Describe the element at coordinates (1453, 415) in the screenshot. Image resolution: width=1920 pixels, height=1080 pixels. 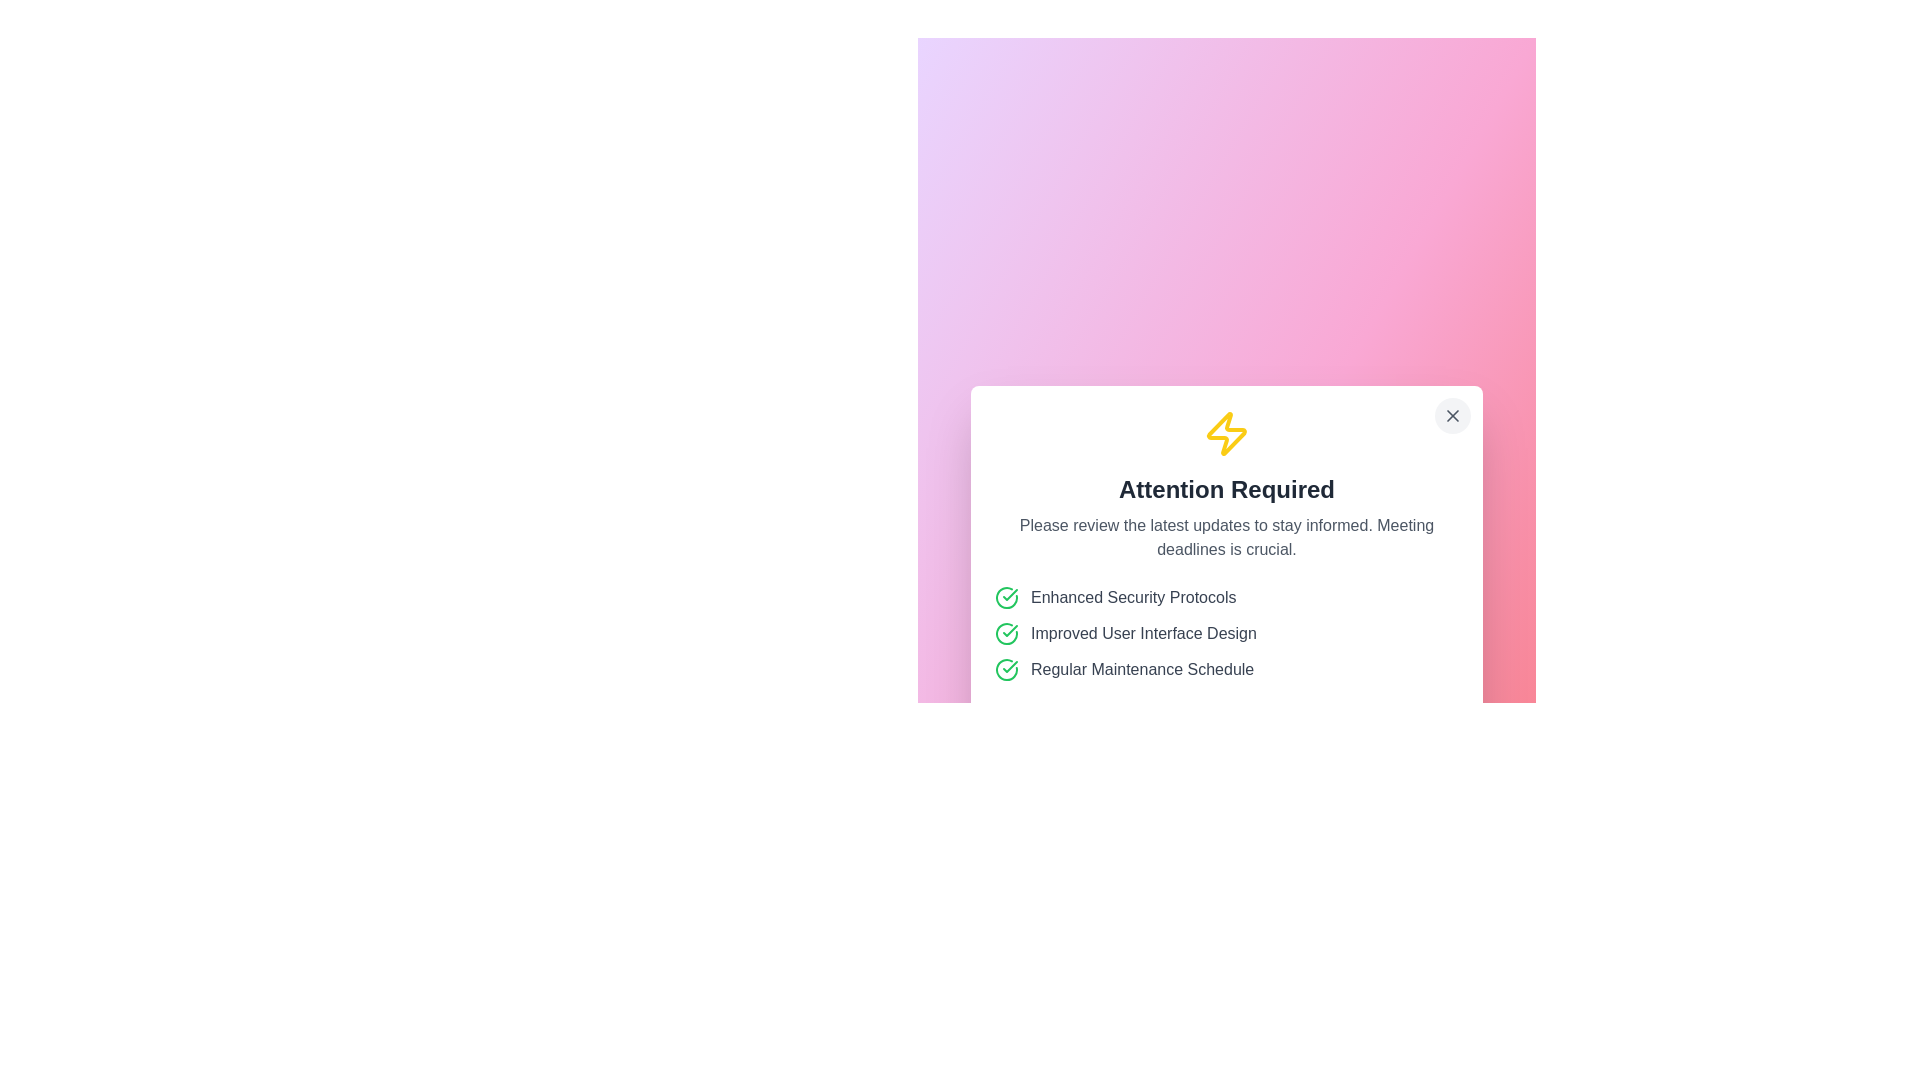
I see `the close button located at the top-right corner of the modal dialog` at that location.